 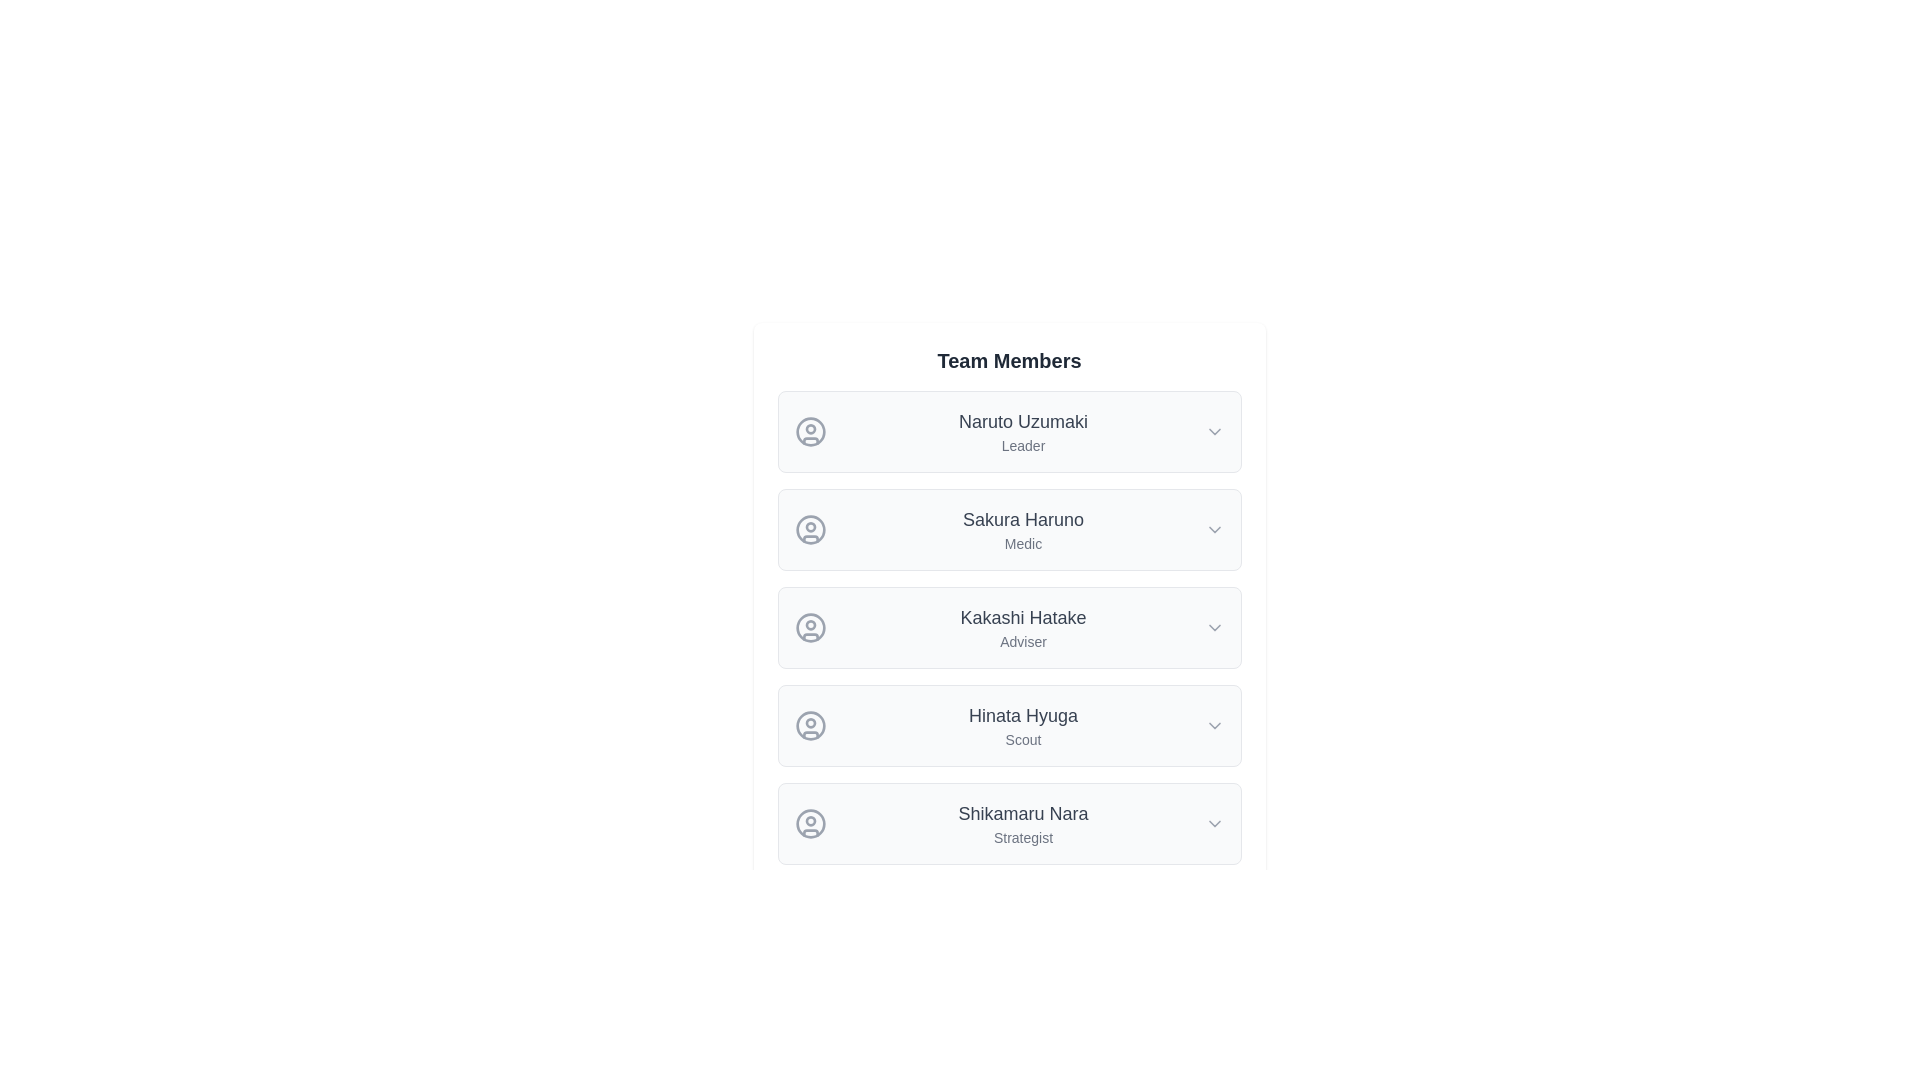 I want to click on the fifth user profile list item displaying user information, located below 'Hinata Hyuga', so click(x=1009, y=824).